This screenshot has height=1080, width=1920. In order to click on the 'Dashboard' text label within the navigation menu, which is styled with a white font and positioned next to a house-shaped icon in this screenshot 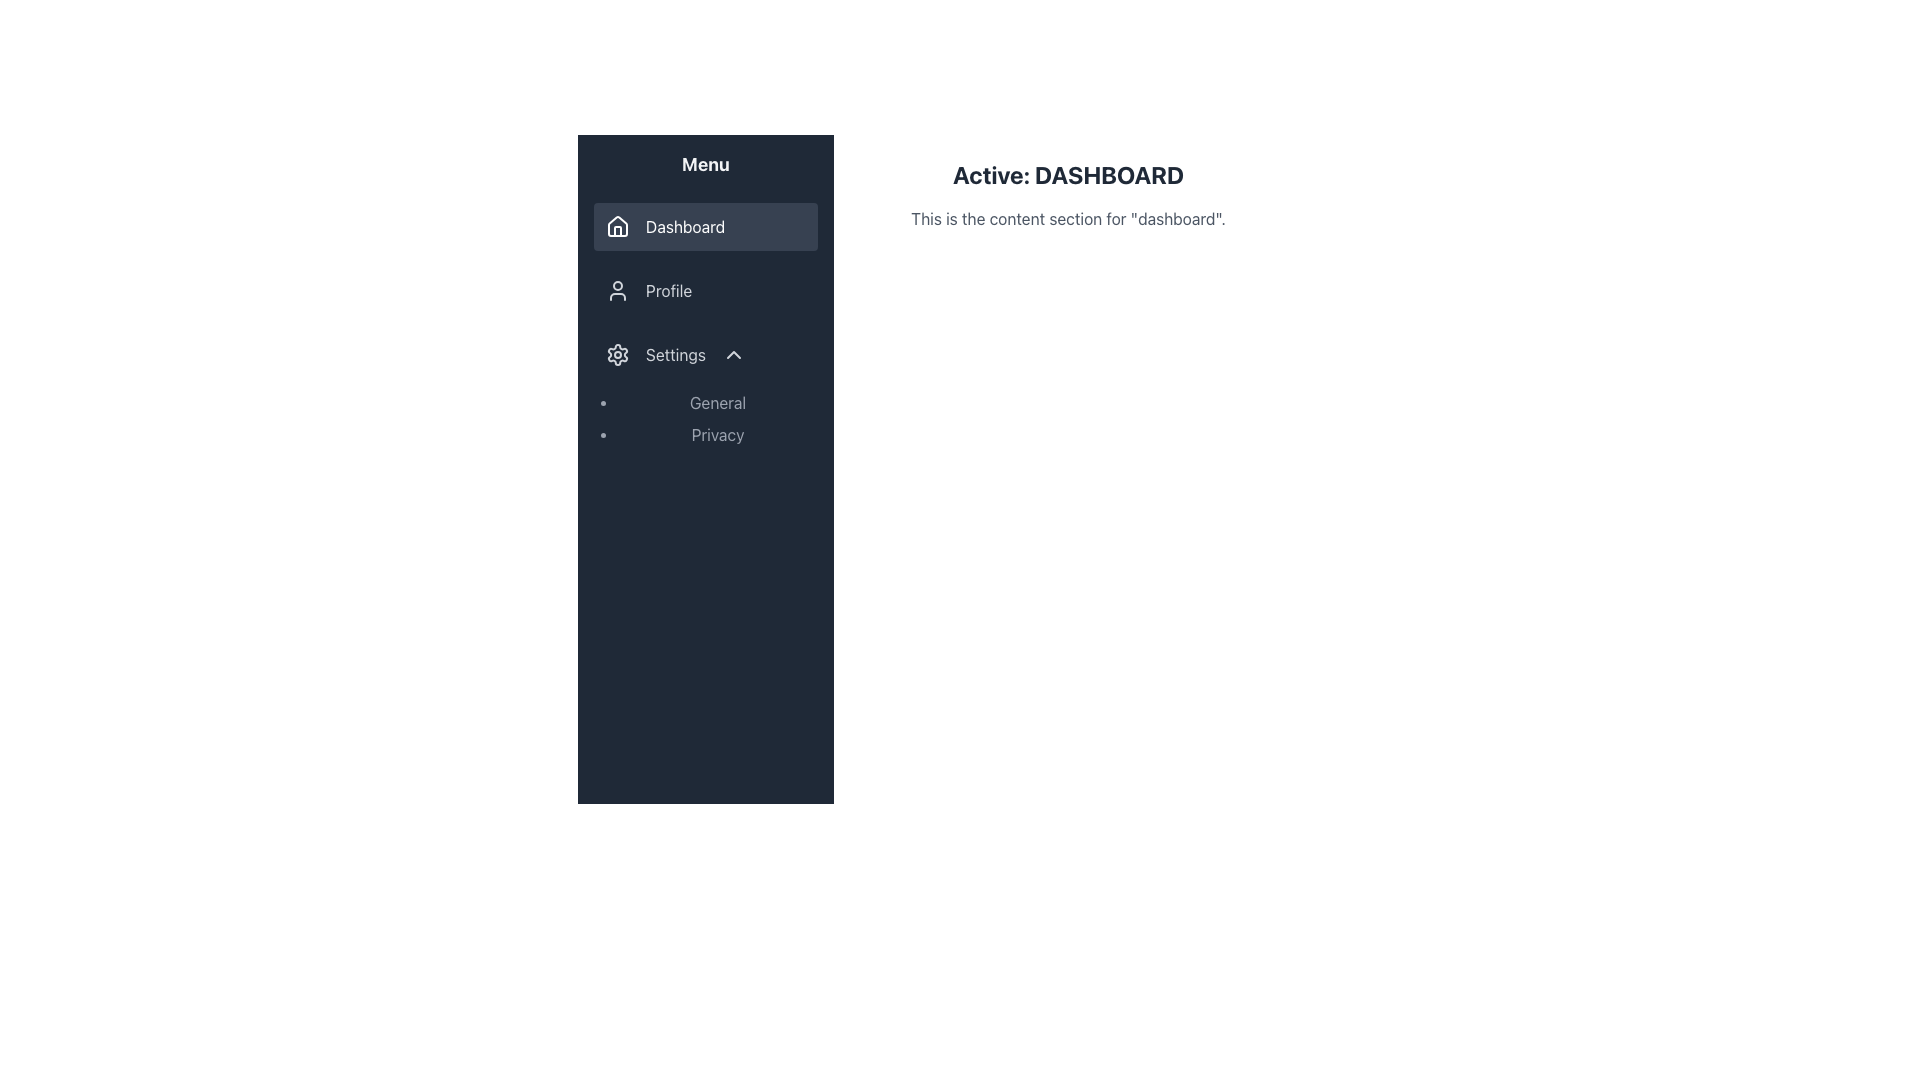, I will do `click(685, 226)`.